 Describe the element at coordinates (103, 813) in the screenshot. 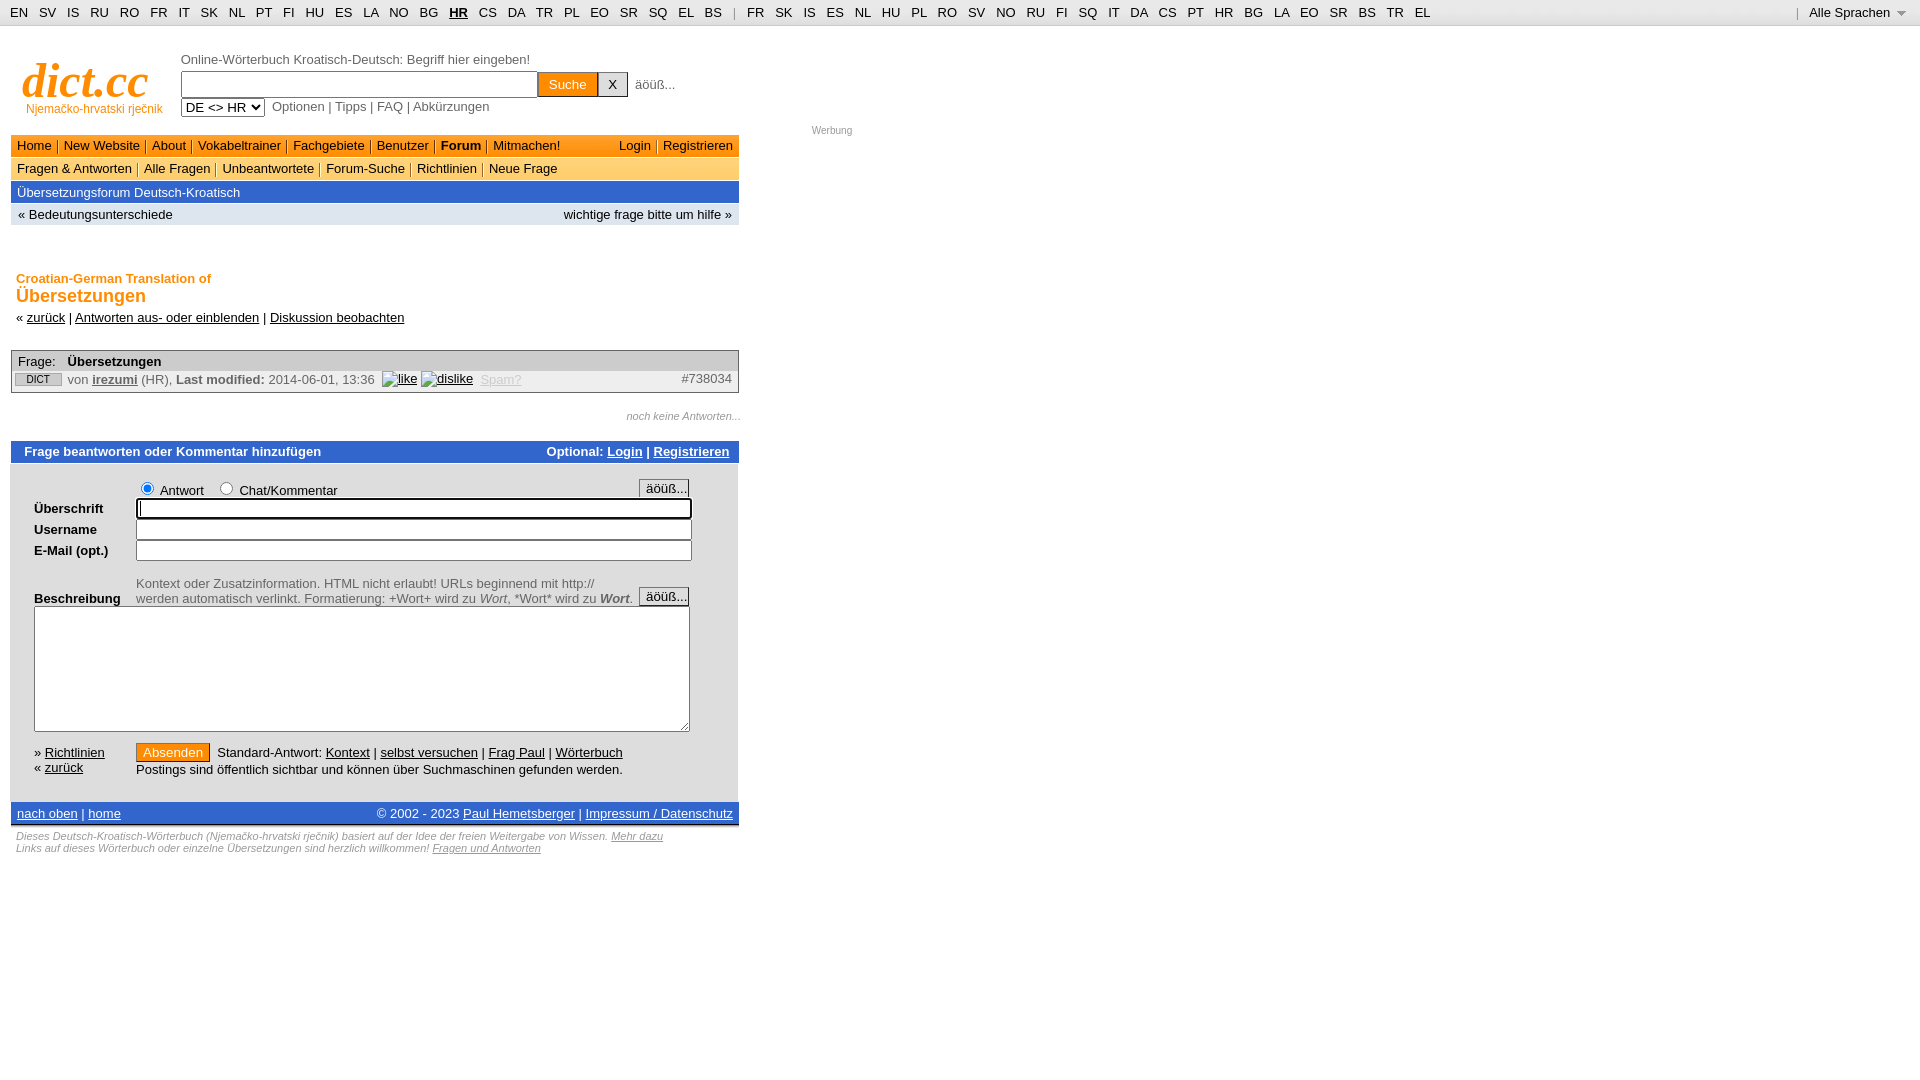

I see `'home'` at that location.